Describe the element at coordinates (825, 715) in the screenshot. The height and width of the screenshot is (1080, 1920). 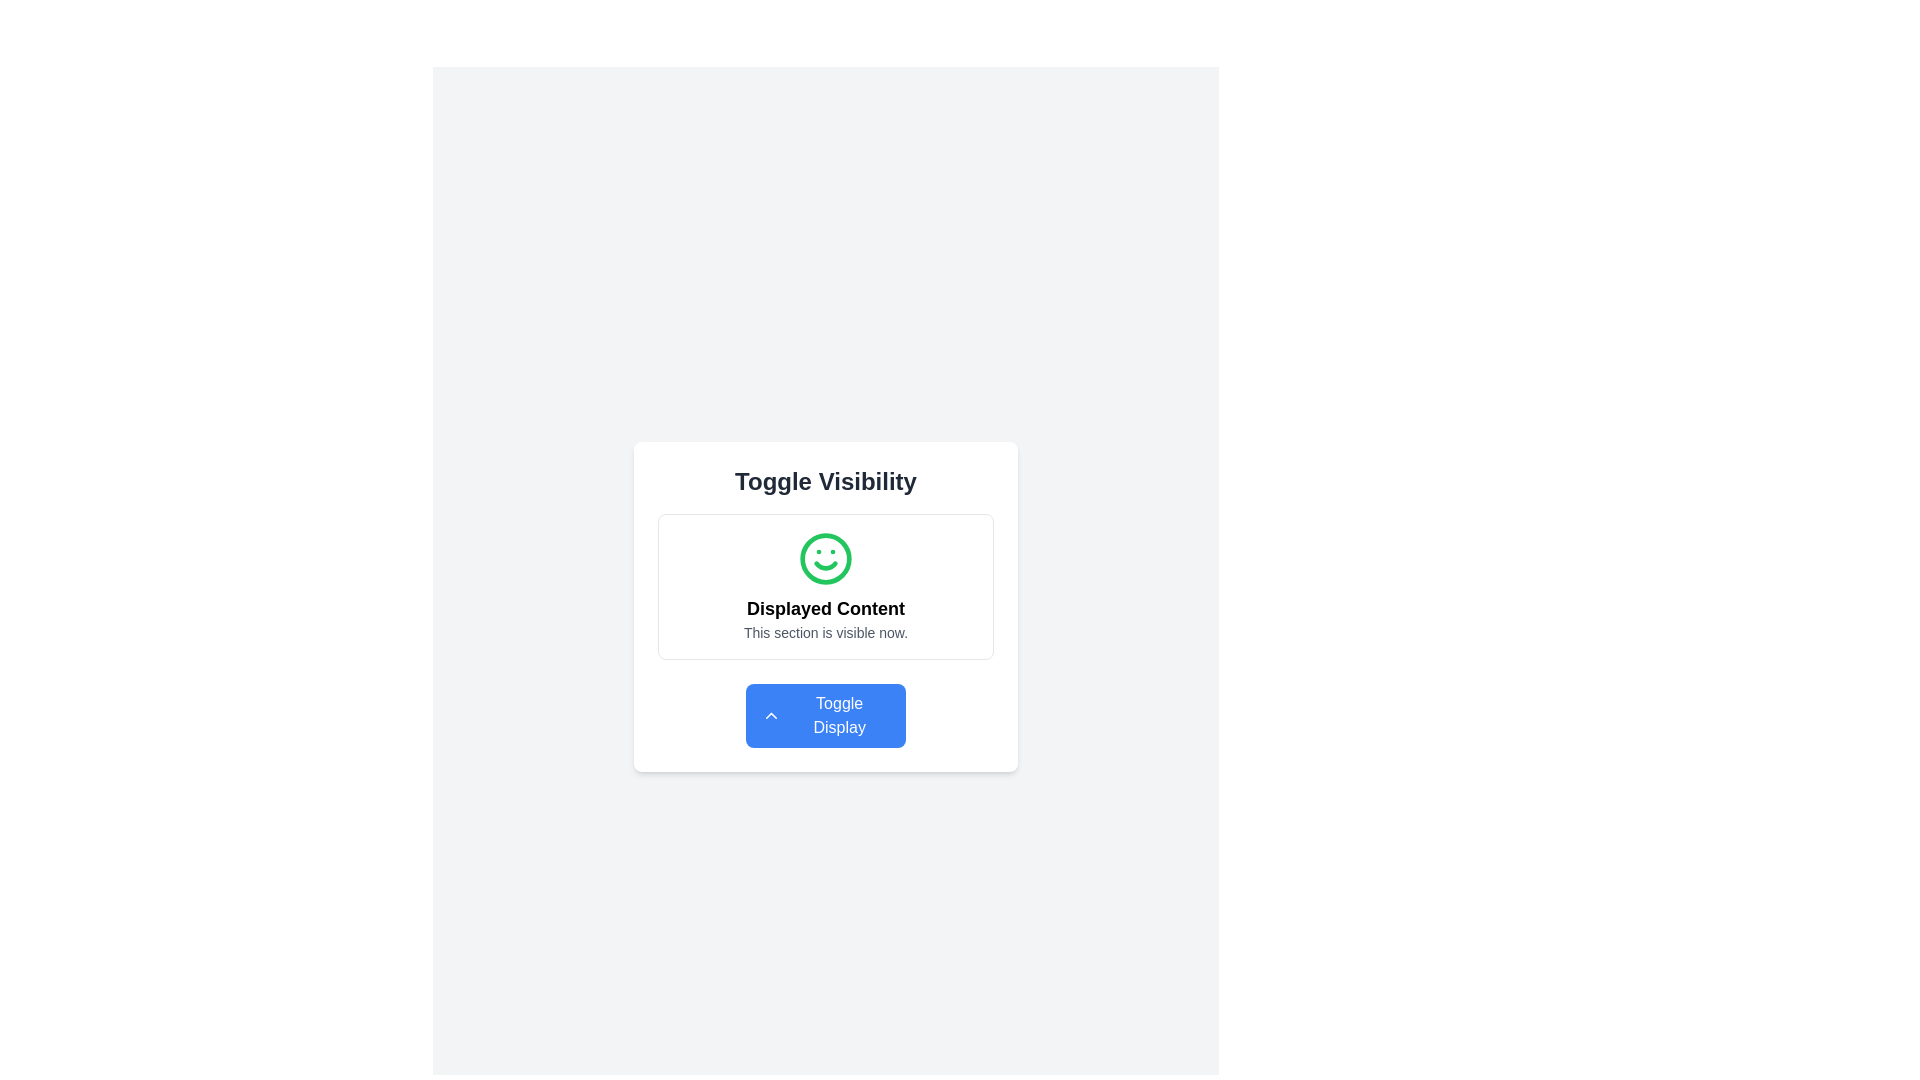
I see `the toggle button located at the bottom of the layout to change the visibility of the content section above it` at that location.